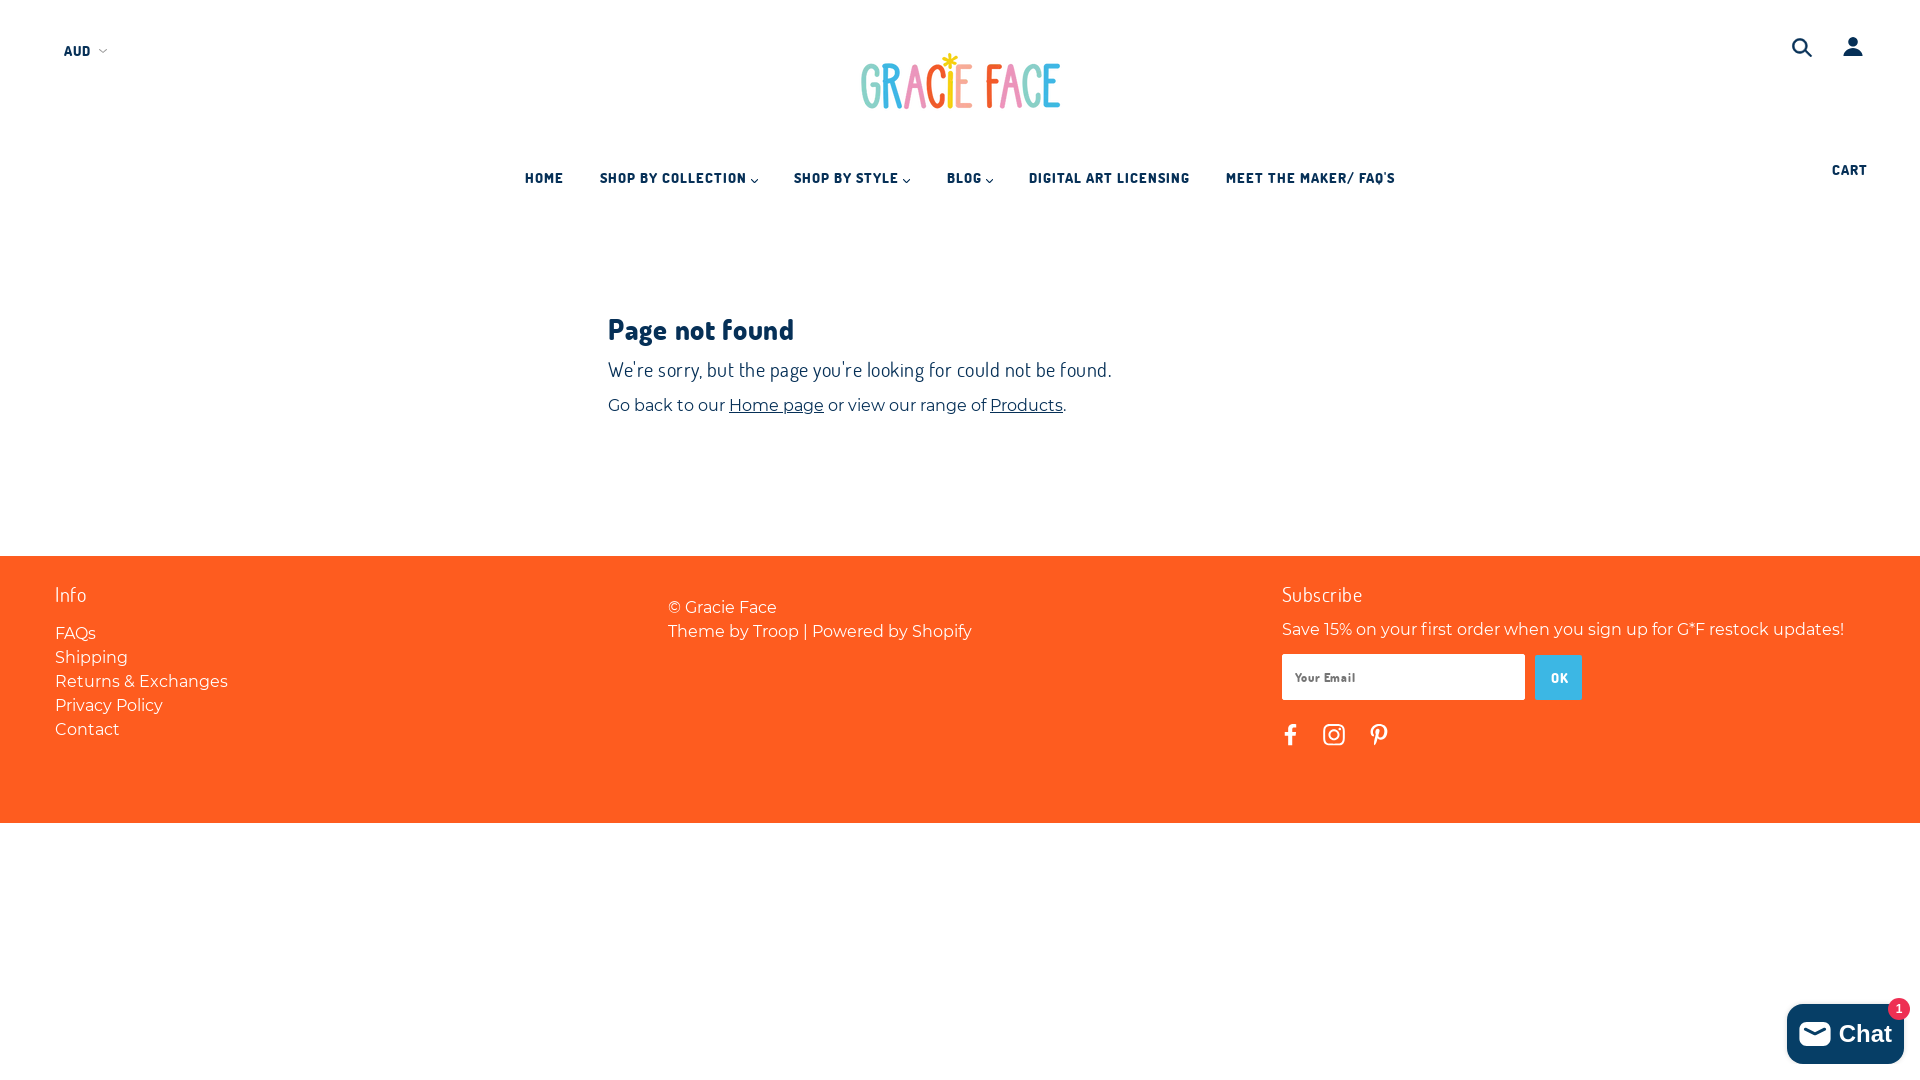  Describe the element at coordinates (851, 185) in the screenshot. I see `'SHOP BY STYLE'` at that location.